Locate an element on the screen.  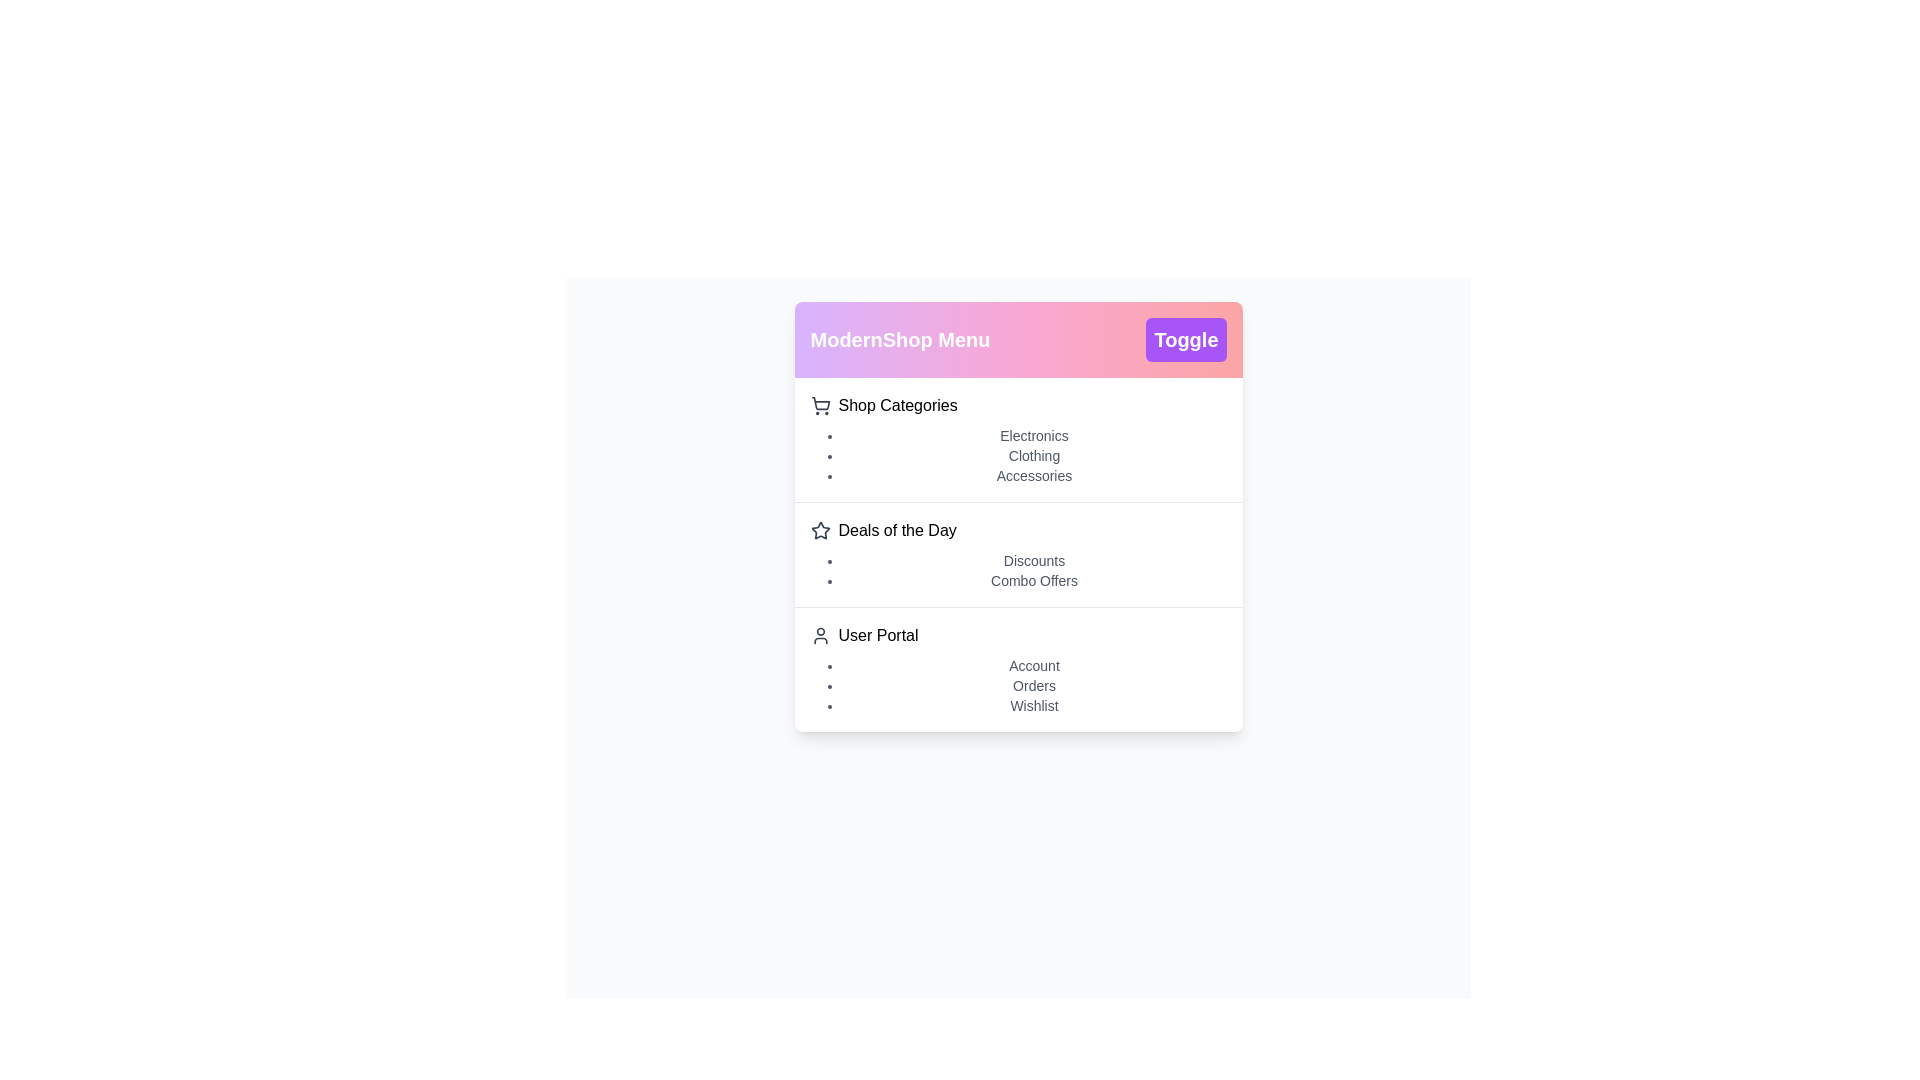
the main menu item Shop Categories to expand or select it is located at coordinates (1018, 405).